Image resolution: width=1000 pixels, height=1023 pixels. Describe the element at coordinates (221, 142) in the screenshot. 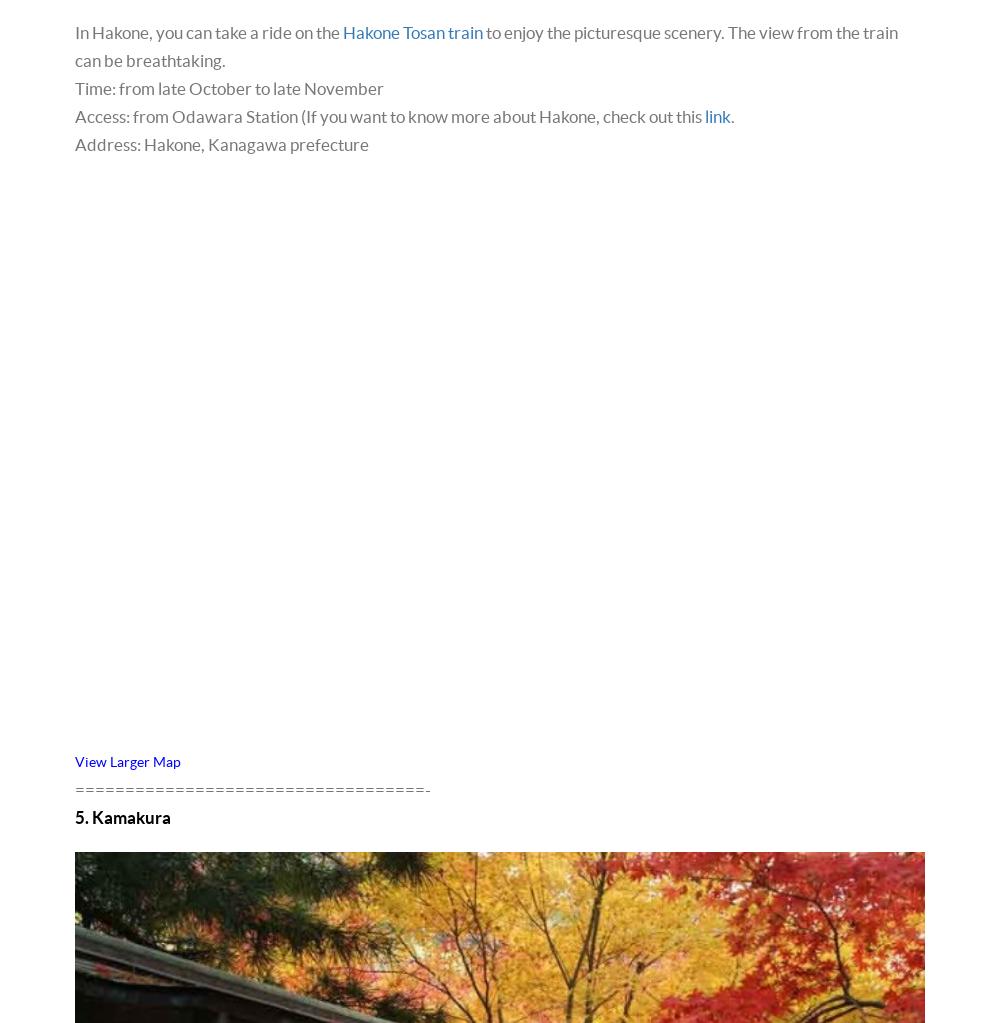

I see `'Address: Hakone, Kanagawa prefecture'` at that location.